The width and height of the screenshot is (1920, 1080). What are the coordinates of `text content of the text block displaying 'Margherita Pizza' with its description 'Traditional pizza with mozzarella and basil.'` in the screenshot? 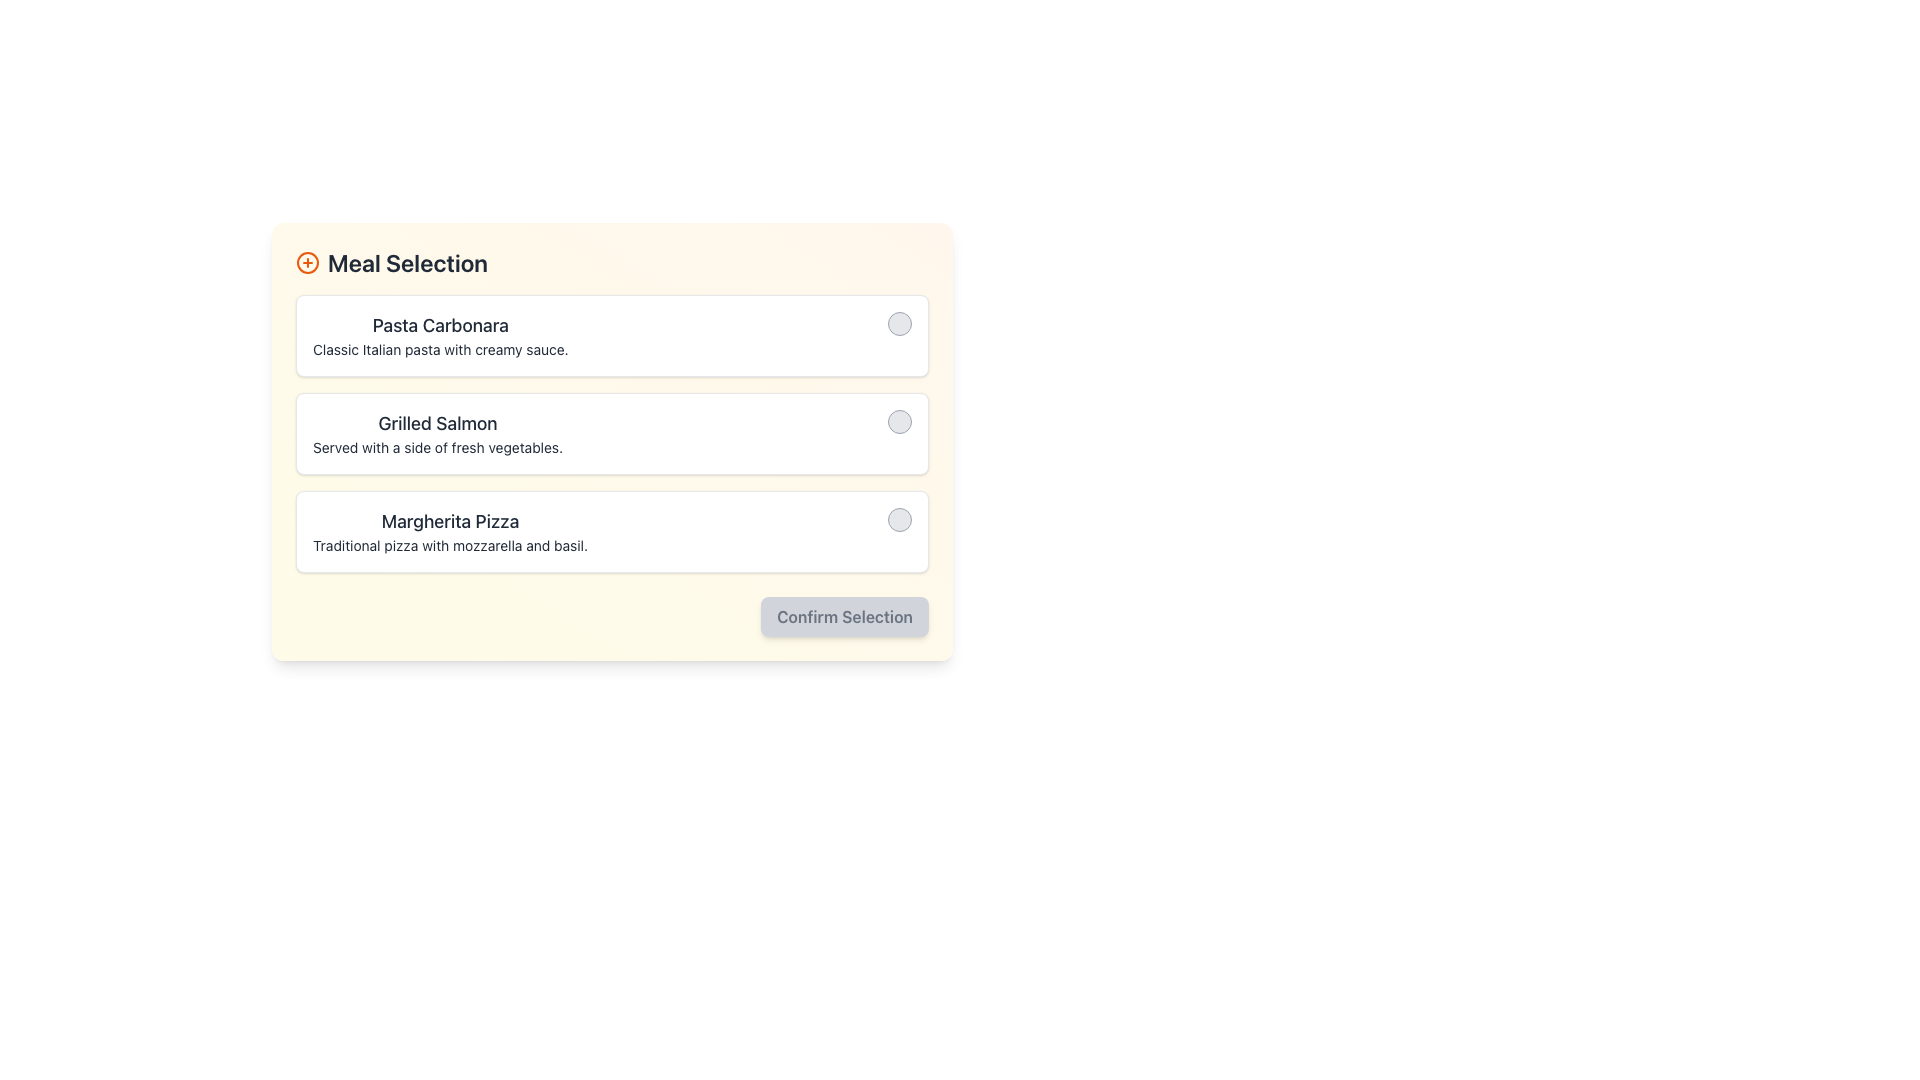 It's located at (449, 531).